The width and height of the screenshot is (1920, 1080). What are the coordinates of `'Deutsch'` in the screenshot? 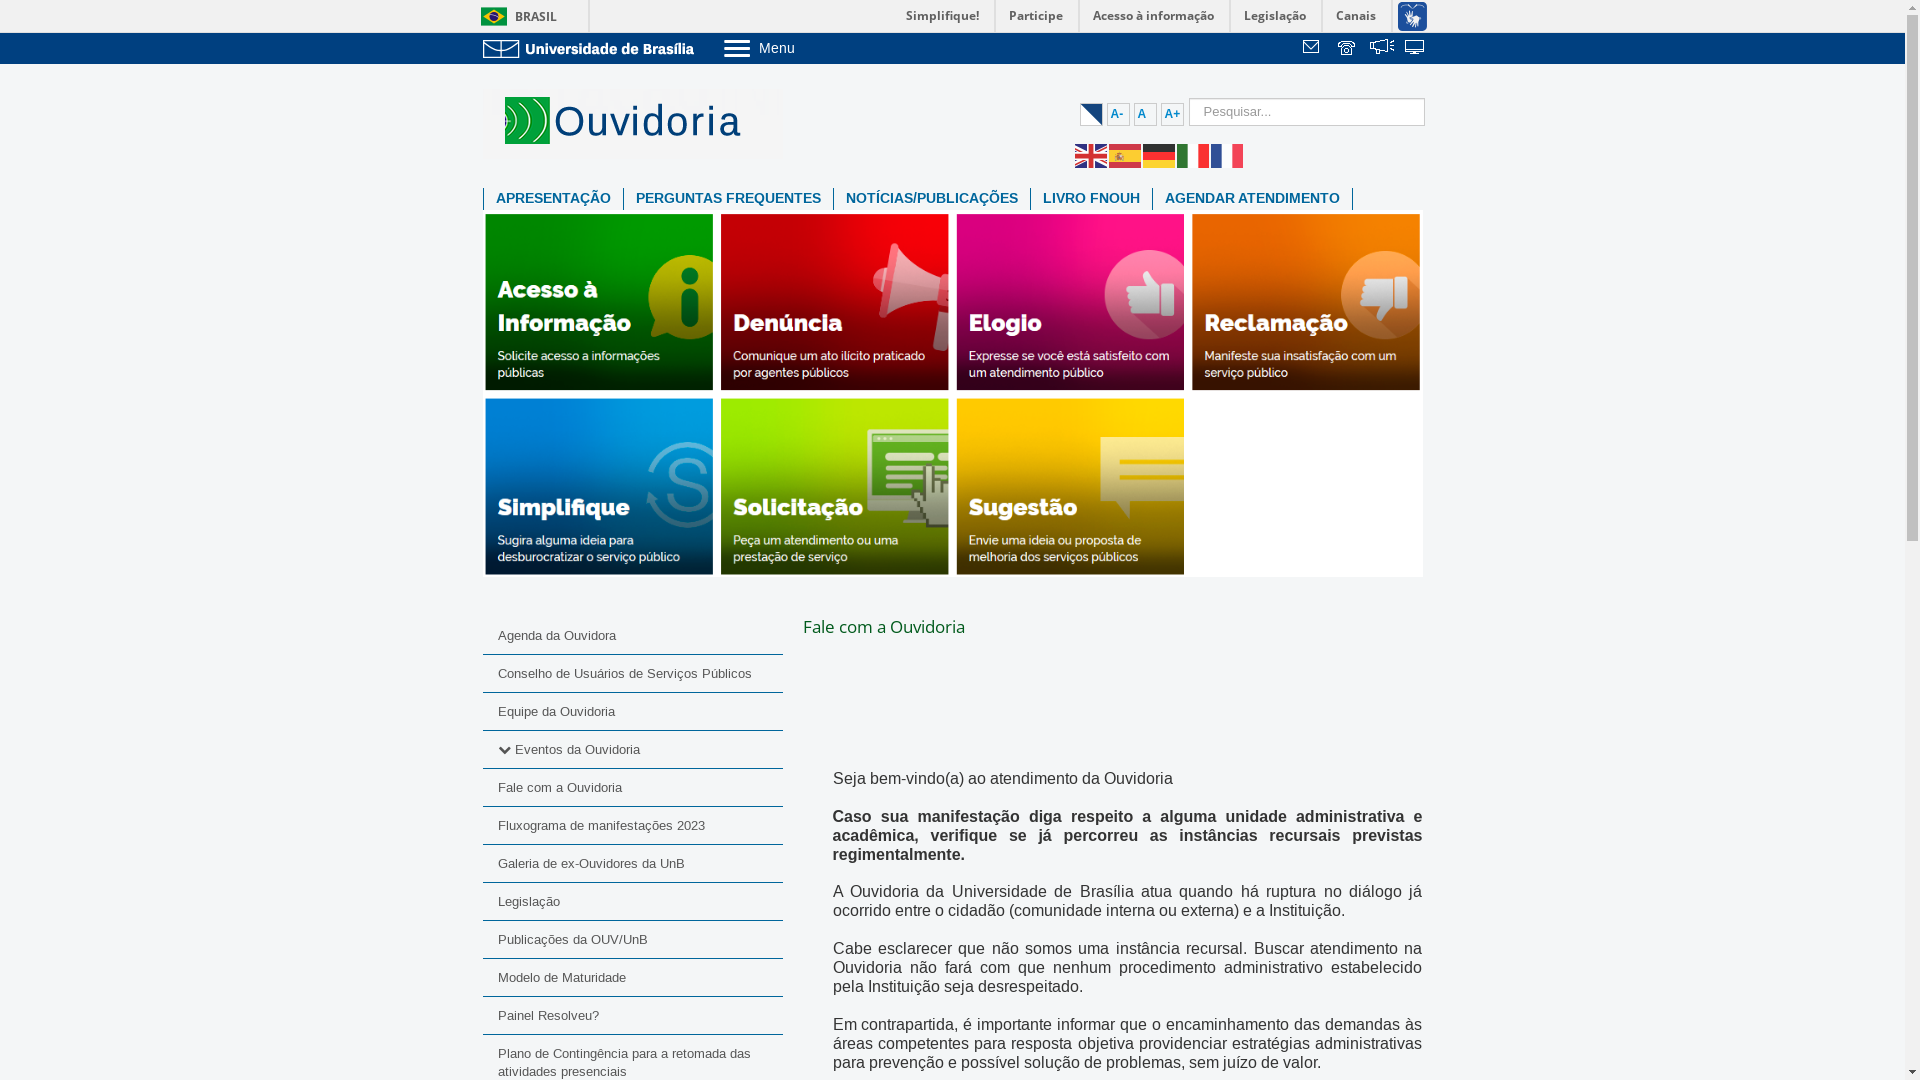 It's located at (1158, 153).